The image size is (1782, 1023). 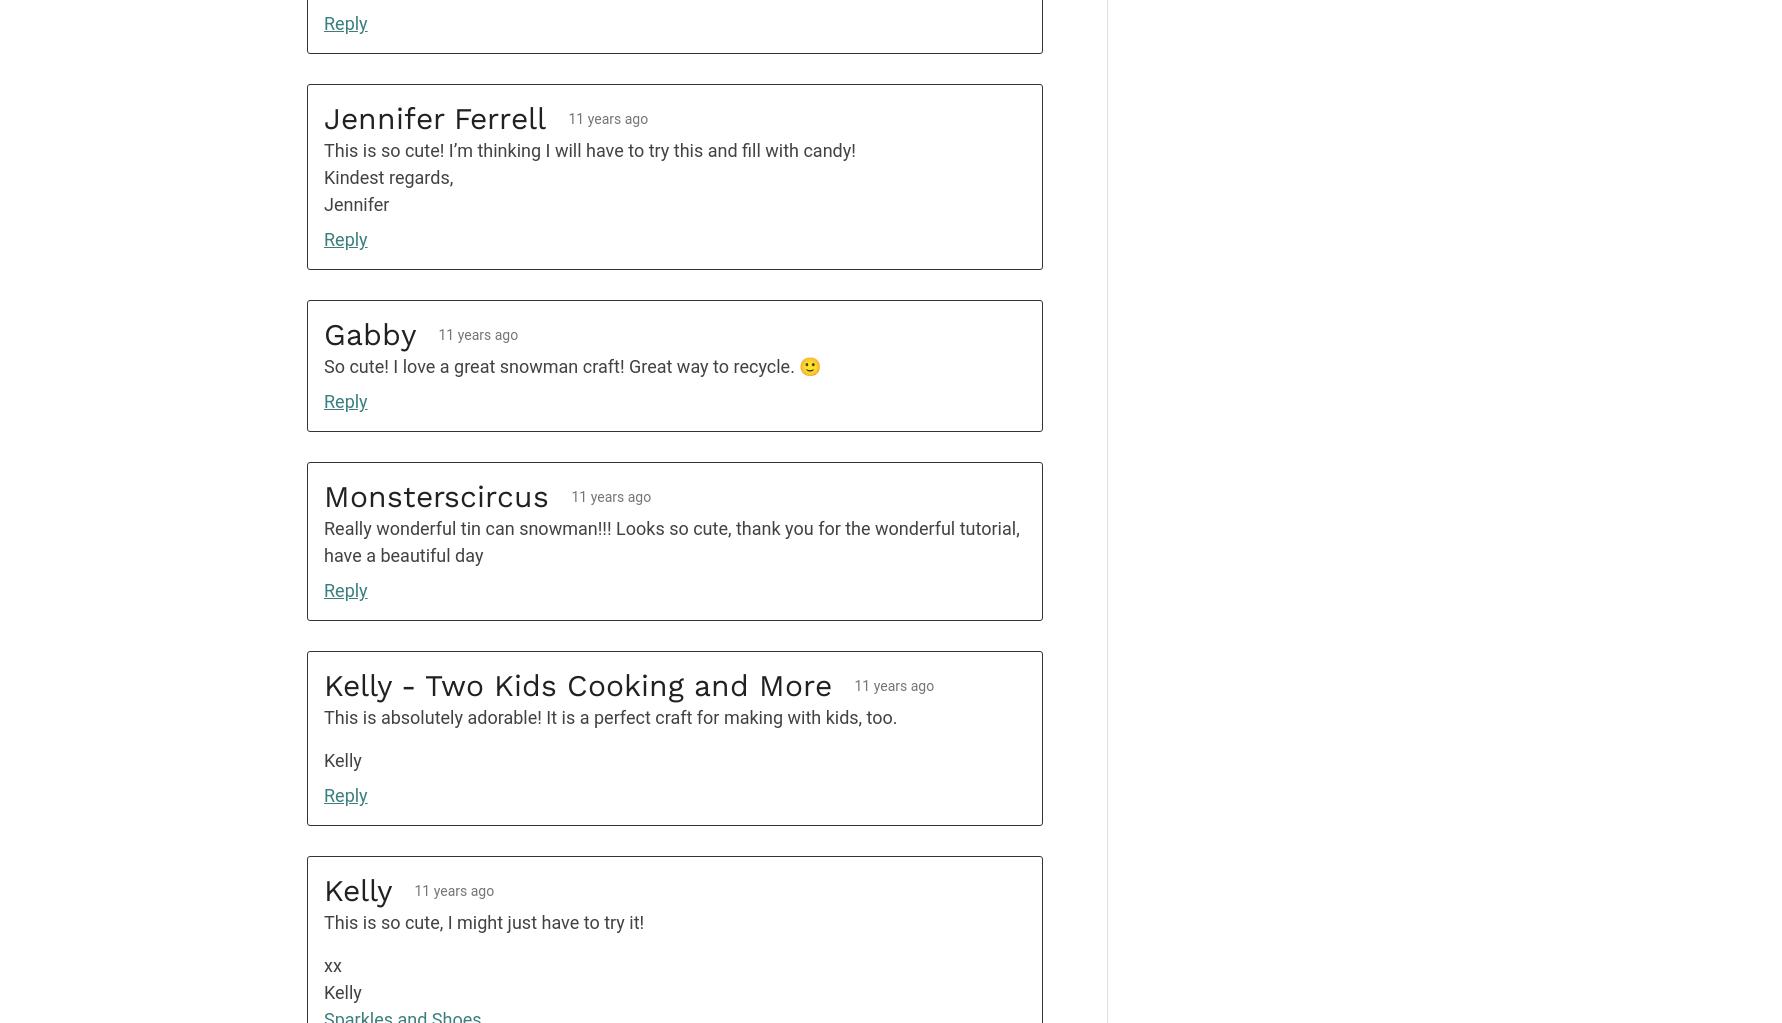 I want to click on 'xx', so click(x=322, y=965).